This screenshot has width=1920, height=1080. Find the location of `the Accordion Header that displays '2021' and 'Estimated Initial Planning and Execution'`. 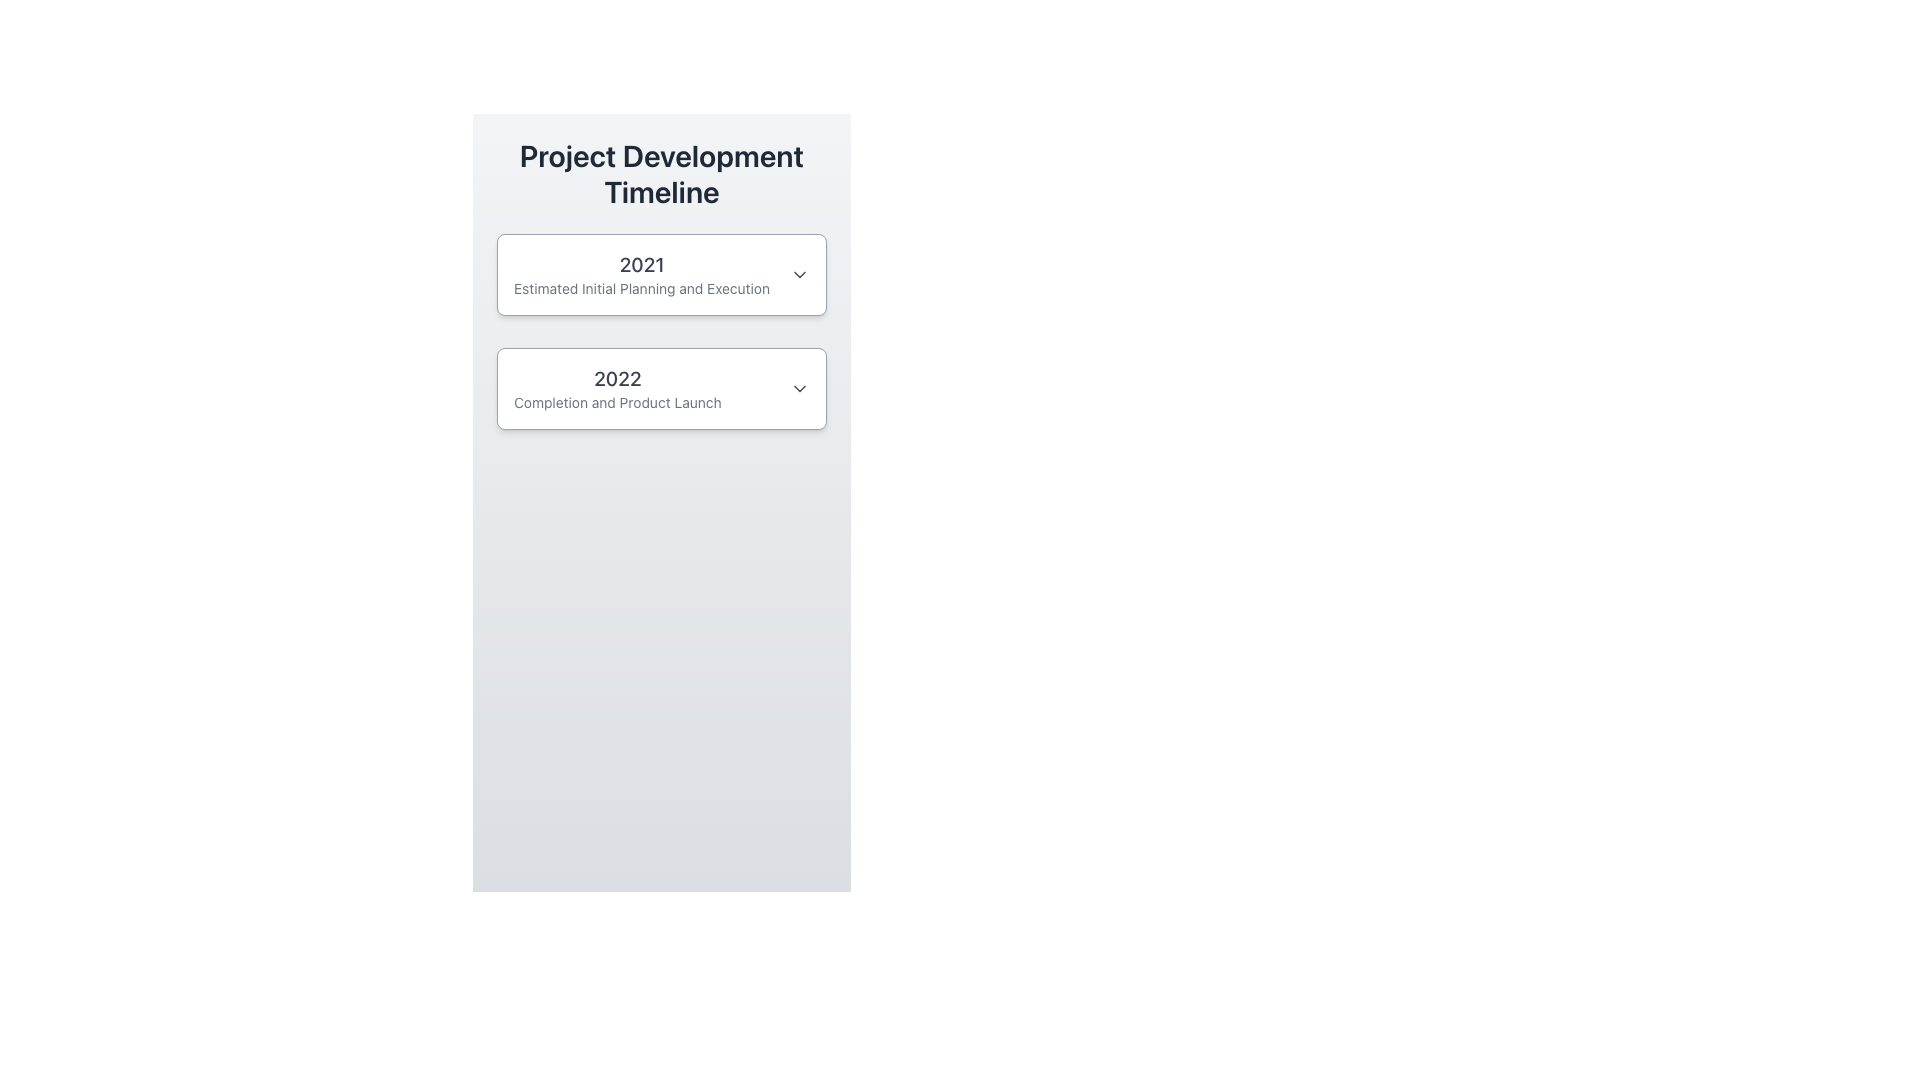

the Accordion Header that displays '2021' and 'Estimated Initial Planning and Execution' is located at coordinates (662, 274).